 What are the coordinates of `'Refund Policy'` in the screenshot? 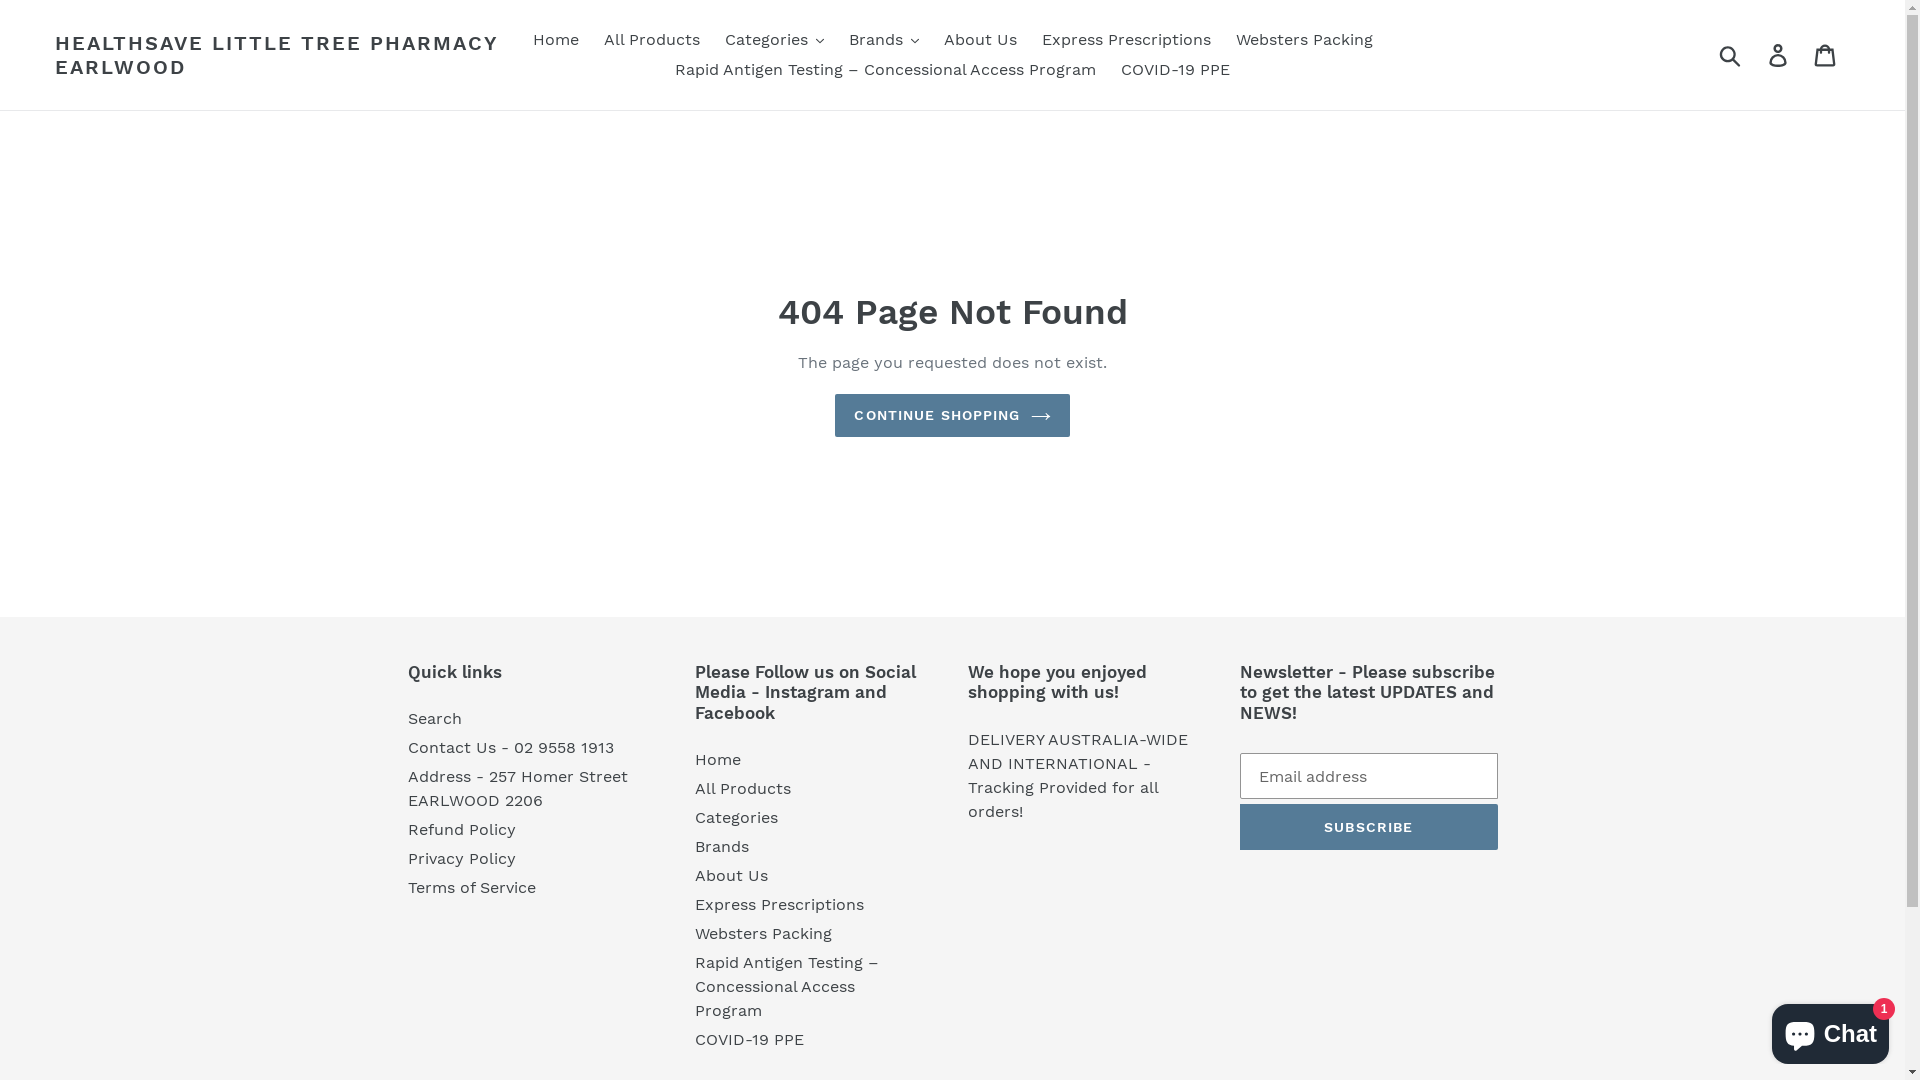 It's located at (460, 829).